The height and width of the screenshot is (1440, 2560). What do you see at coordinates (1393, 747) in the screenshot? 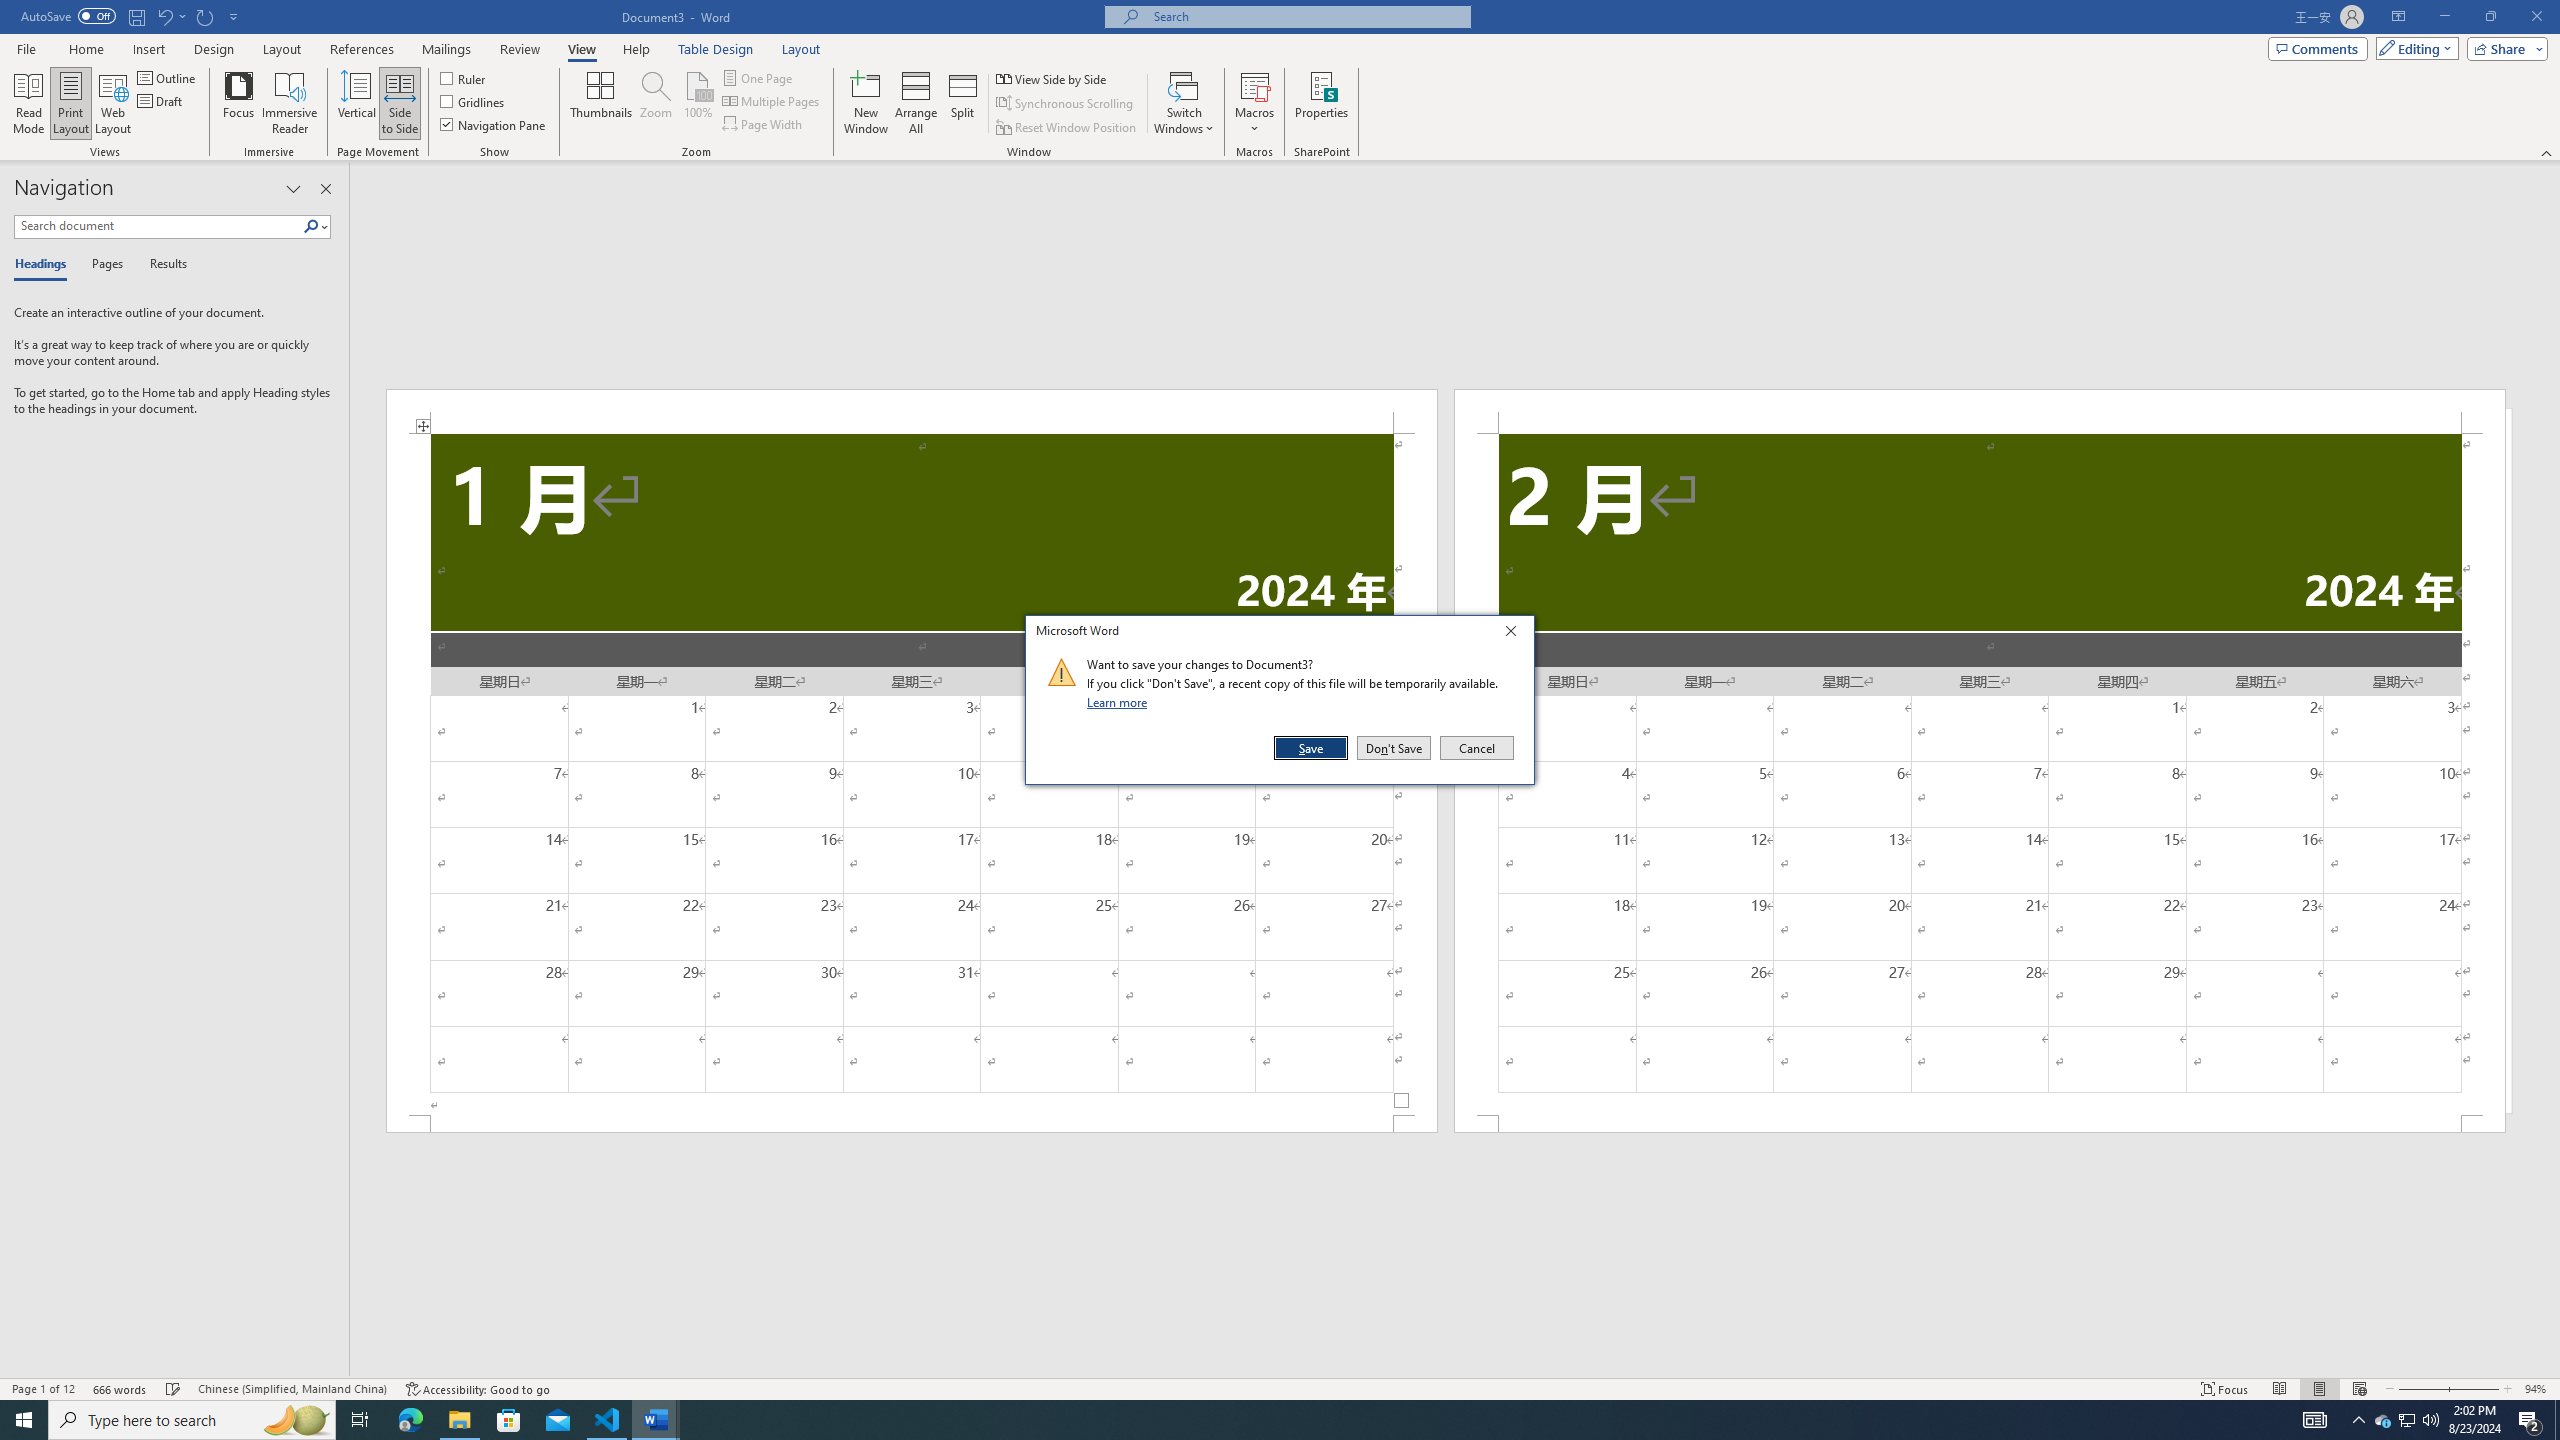
I see `'Don'` at bounding box center [1393, 747].